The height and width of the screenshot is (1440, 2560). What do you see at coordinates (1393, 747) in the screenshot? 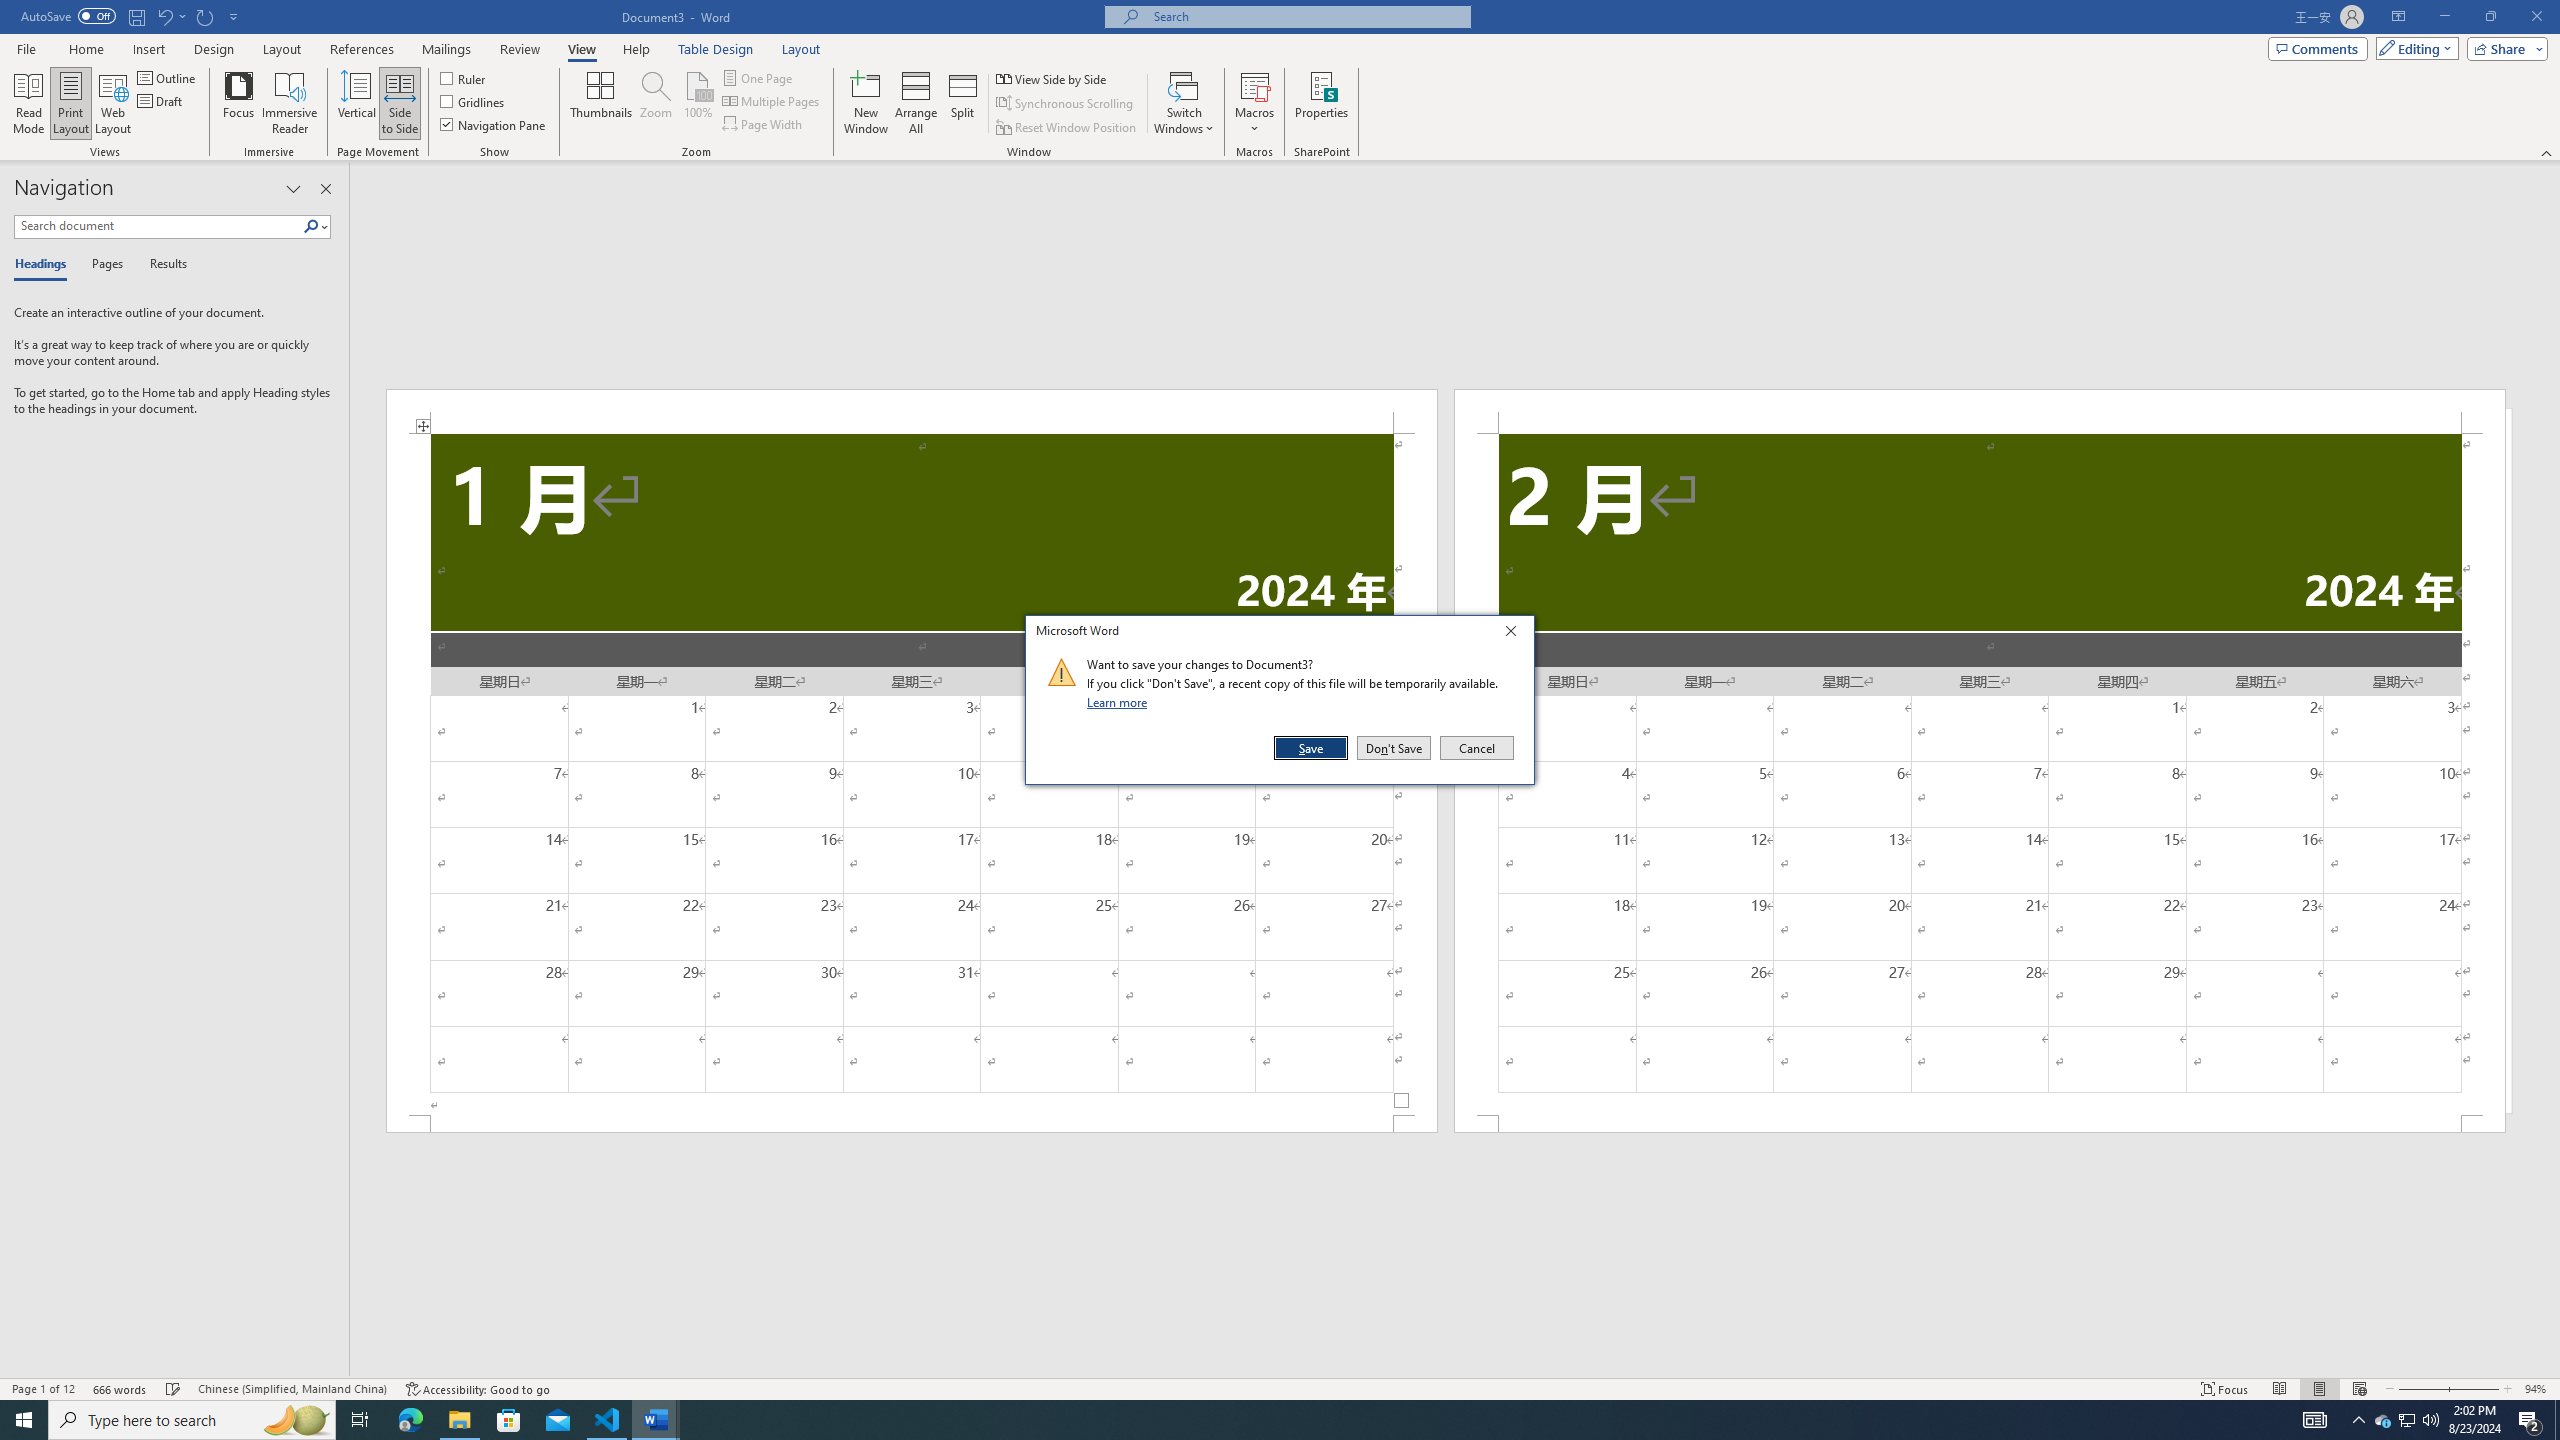
I see `'Don'` at bounding box center [1393, 747].